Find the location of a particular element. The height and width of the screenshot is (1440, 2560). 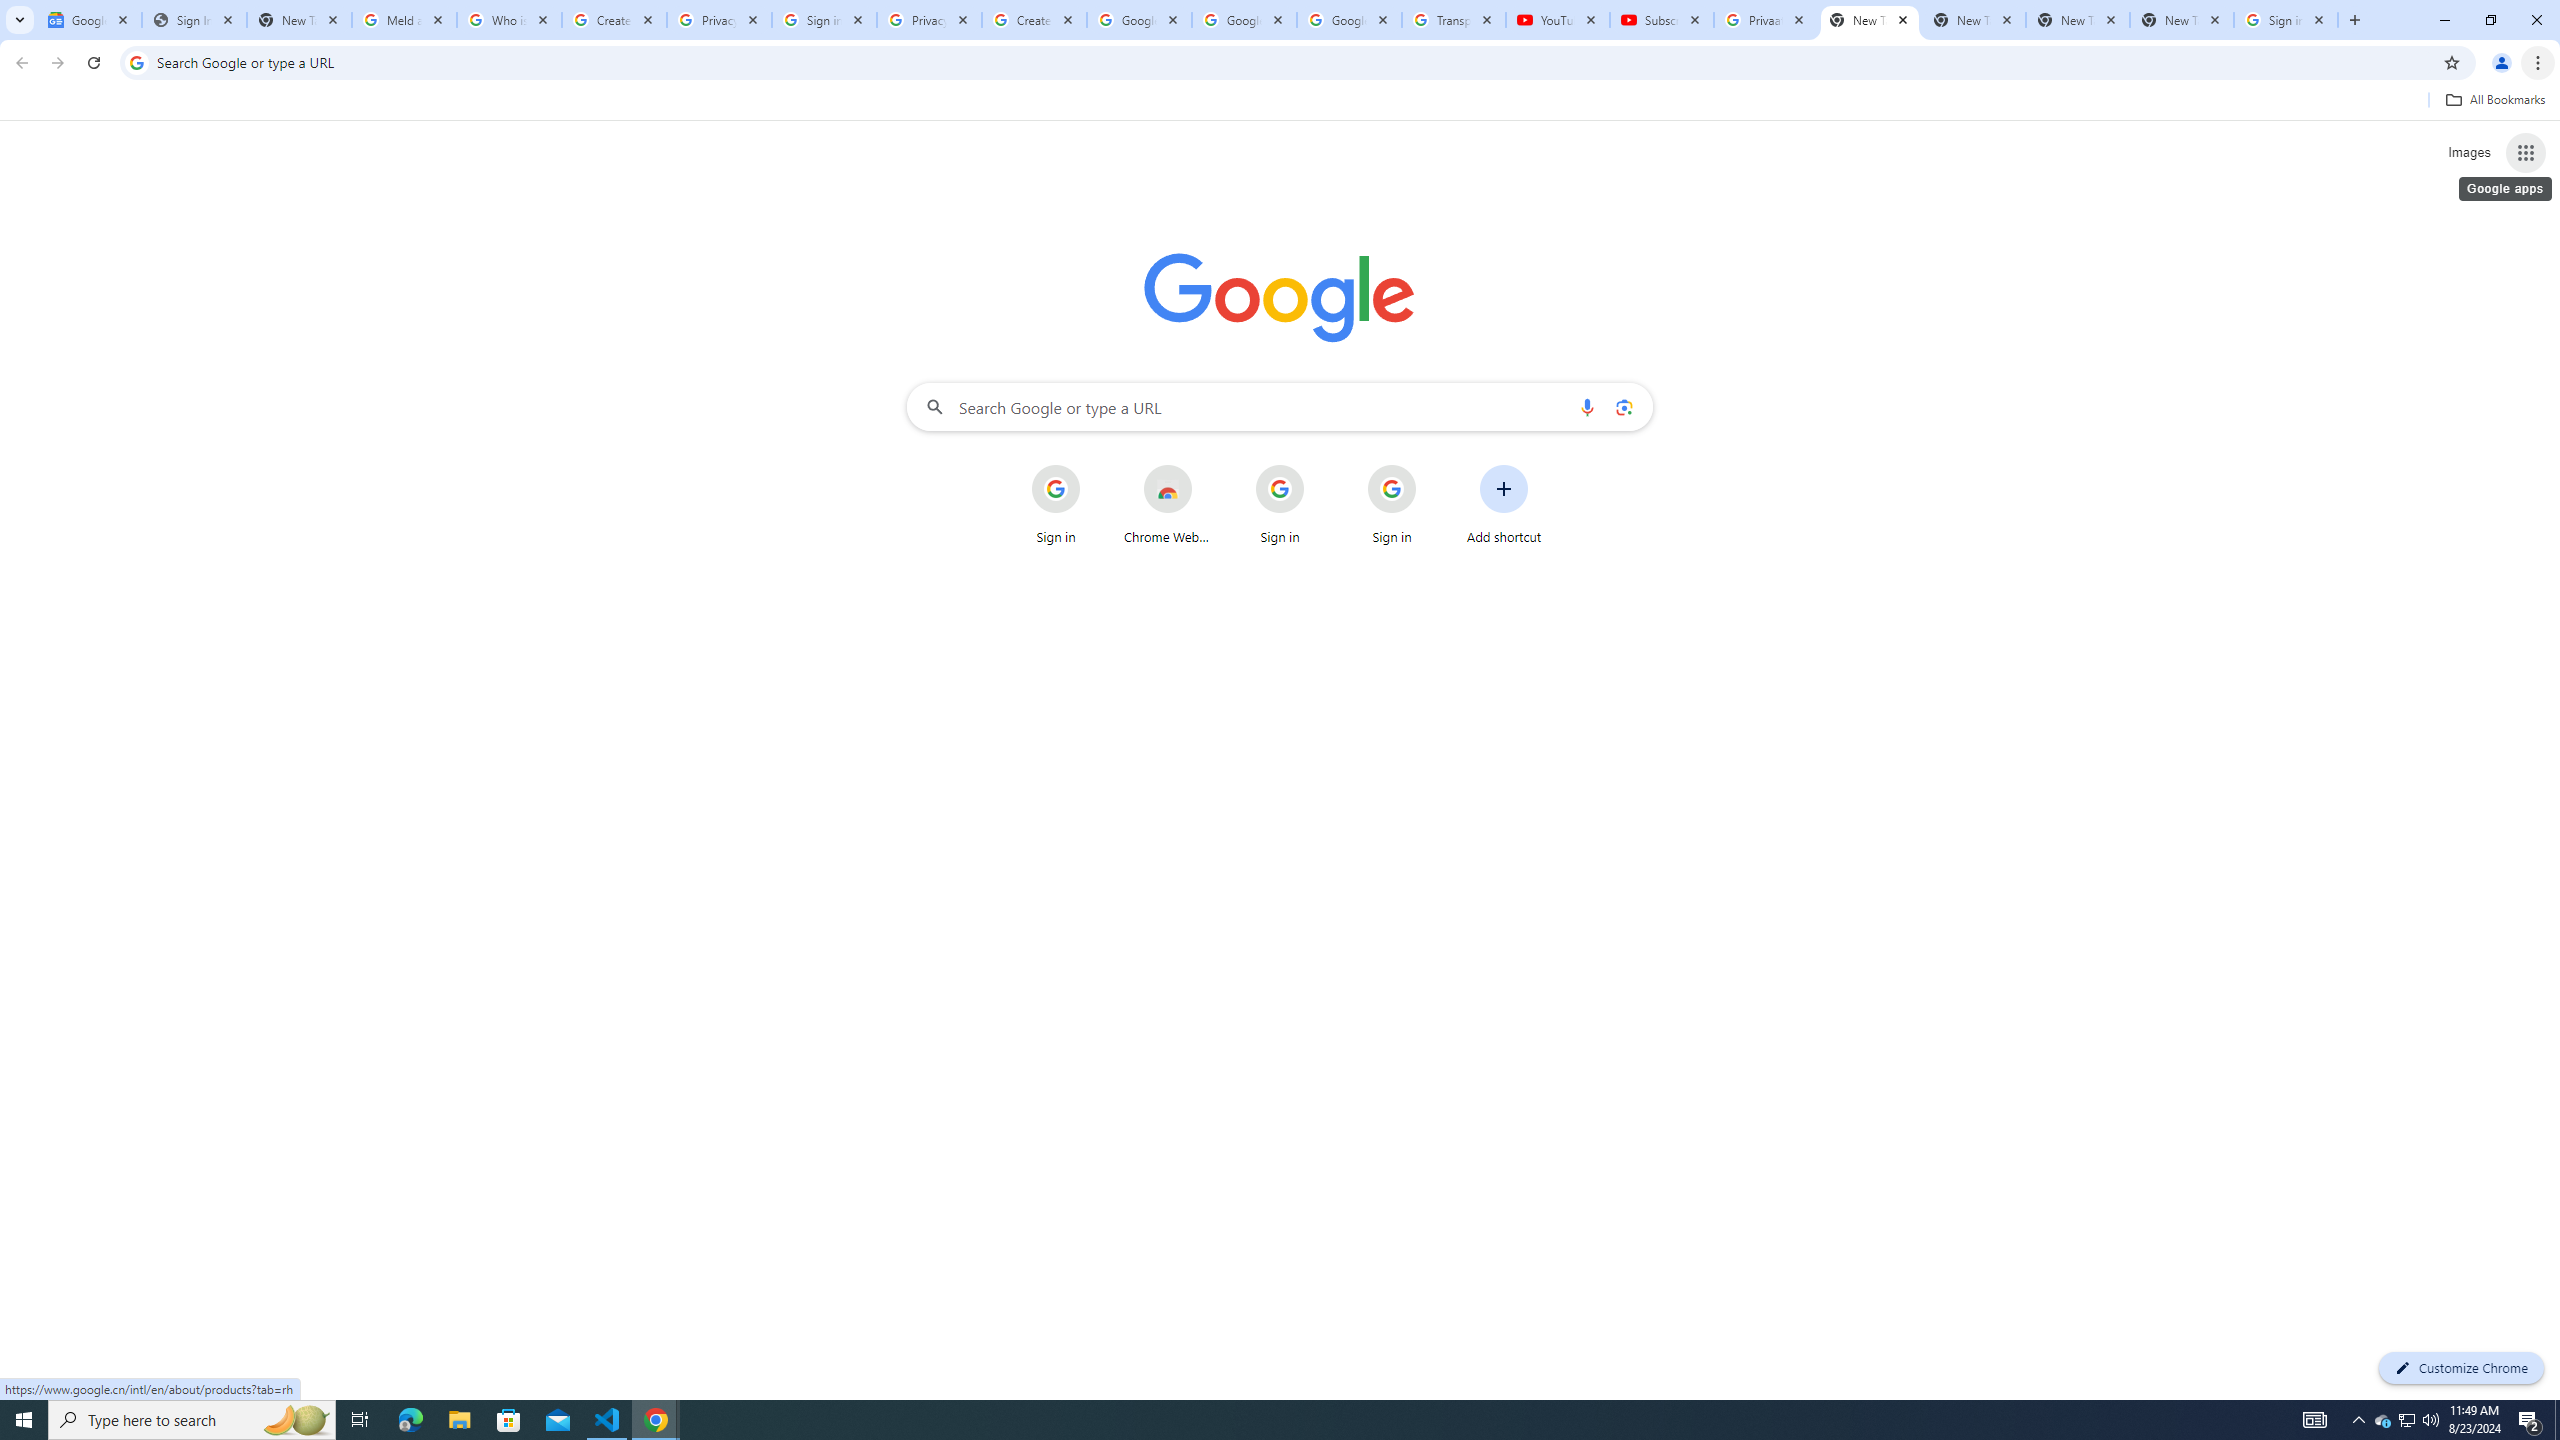

'Subscriptions - YouTube' is located at coordinates (1660, 19).